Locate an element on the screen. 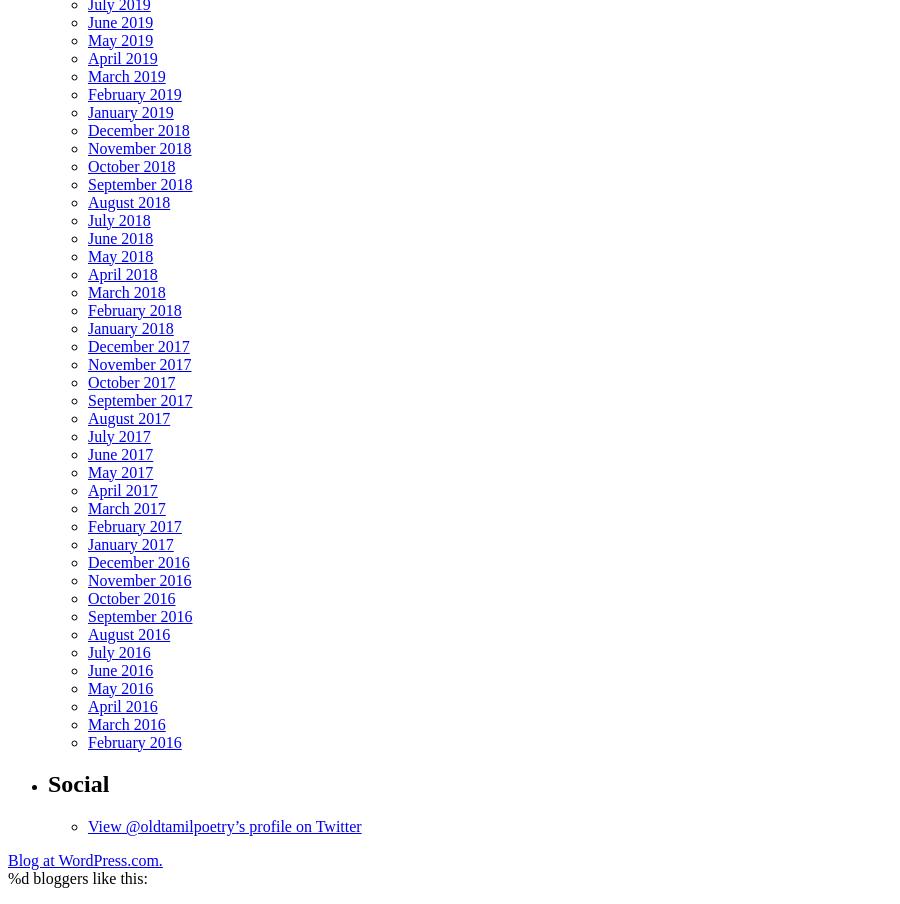 The width and height of the screenshot is (900, 904). 'October 2017' is located at coordinates (131, 380).